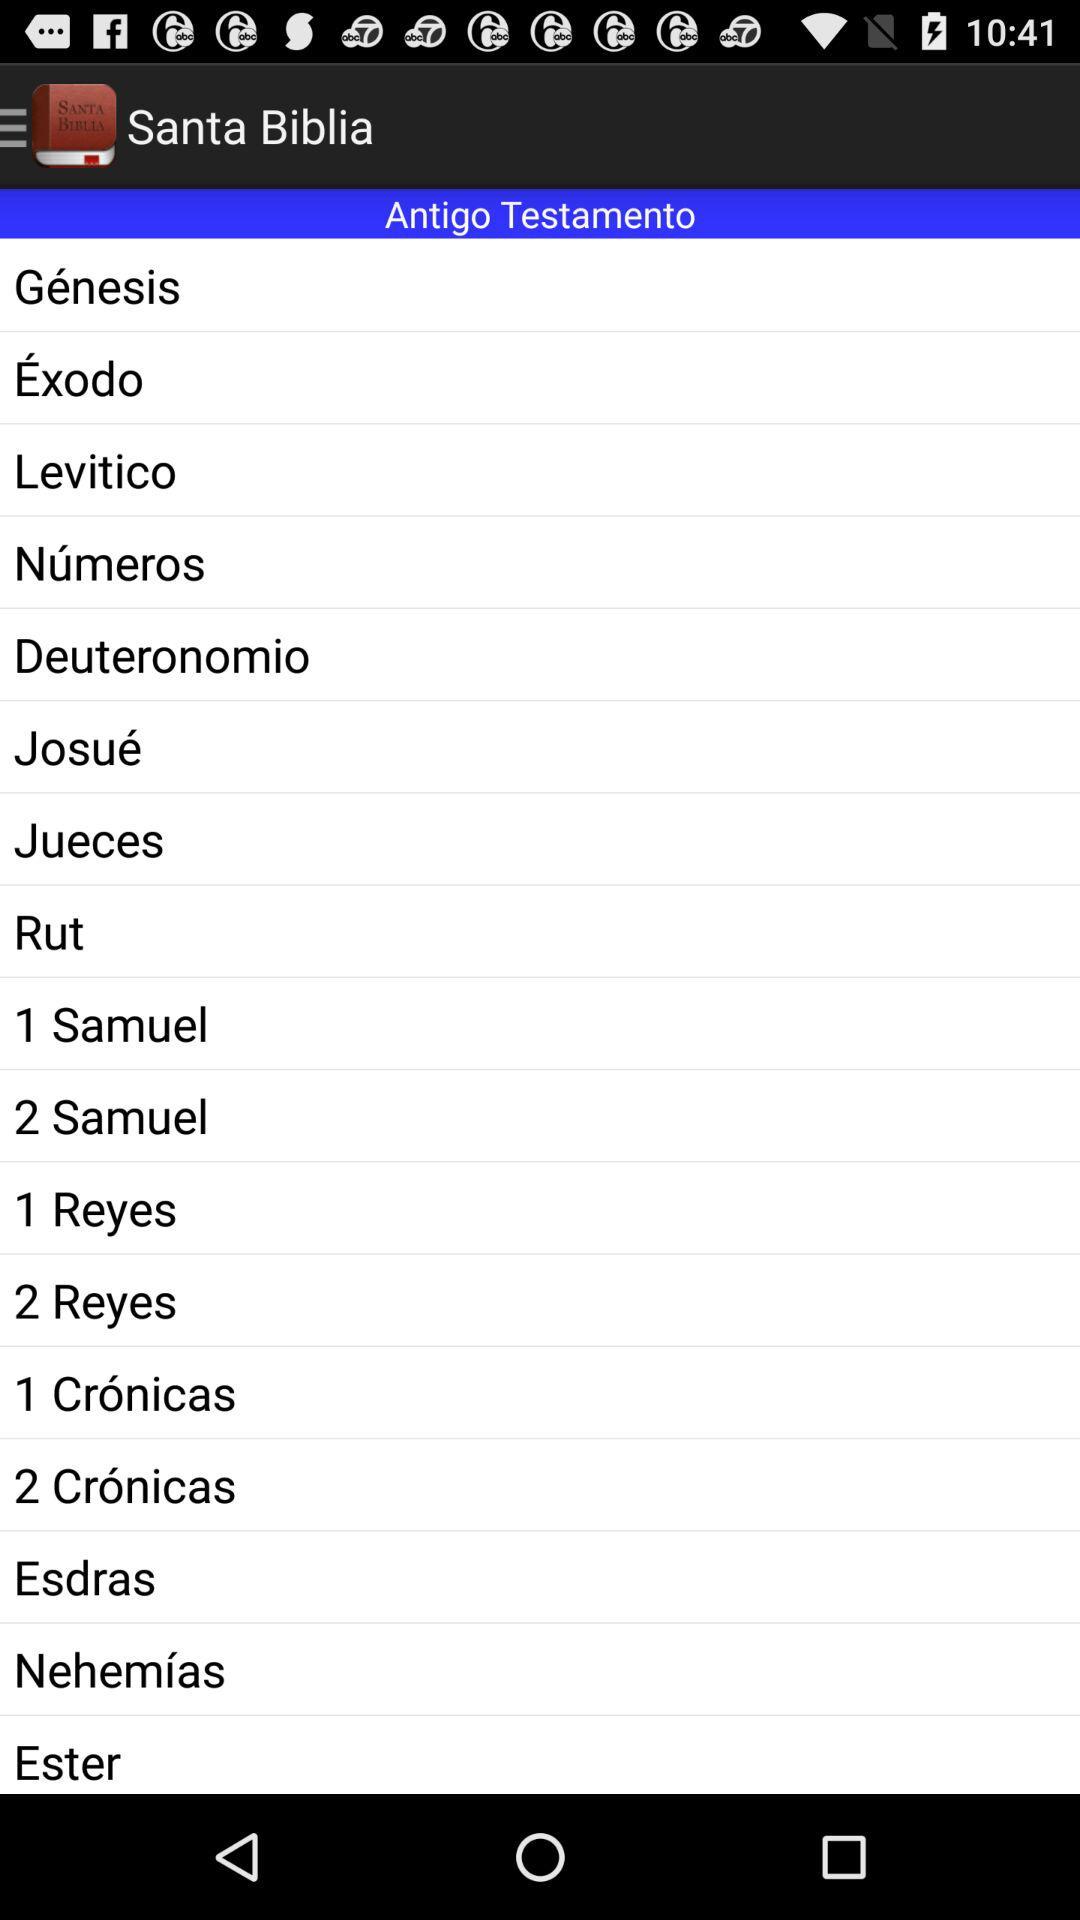 The width and height of the screenshot is (1080, 1920). What do you see at coordinates (540, 1300) in the screenshot?
I see `the icon below 1 reyes icon` at bounding box center [540, 1300].